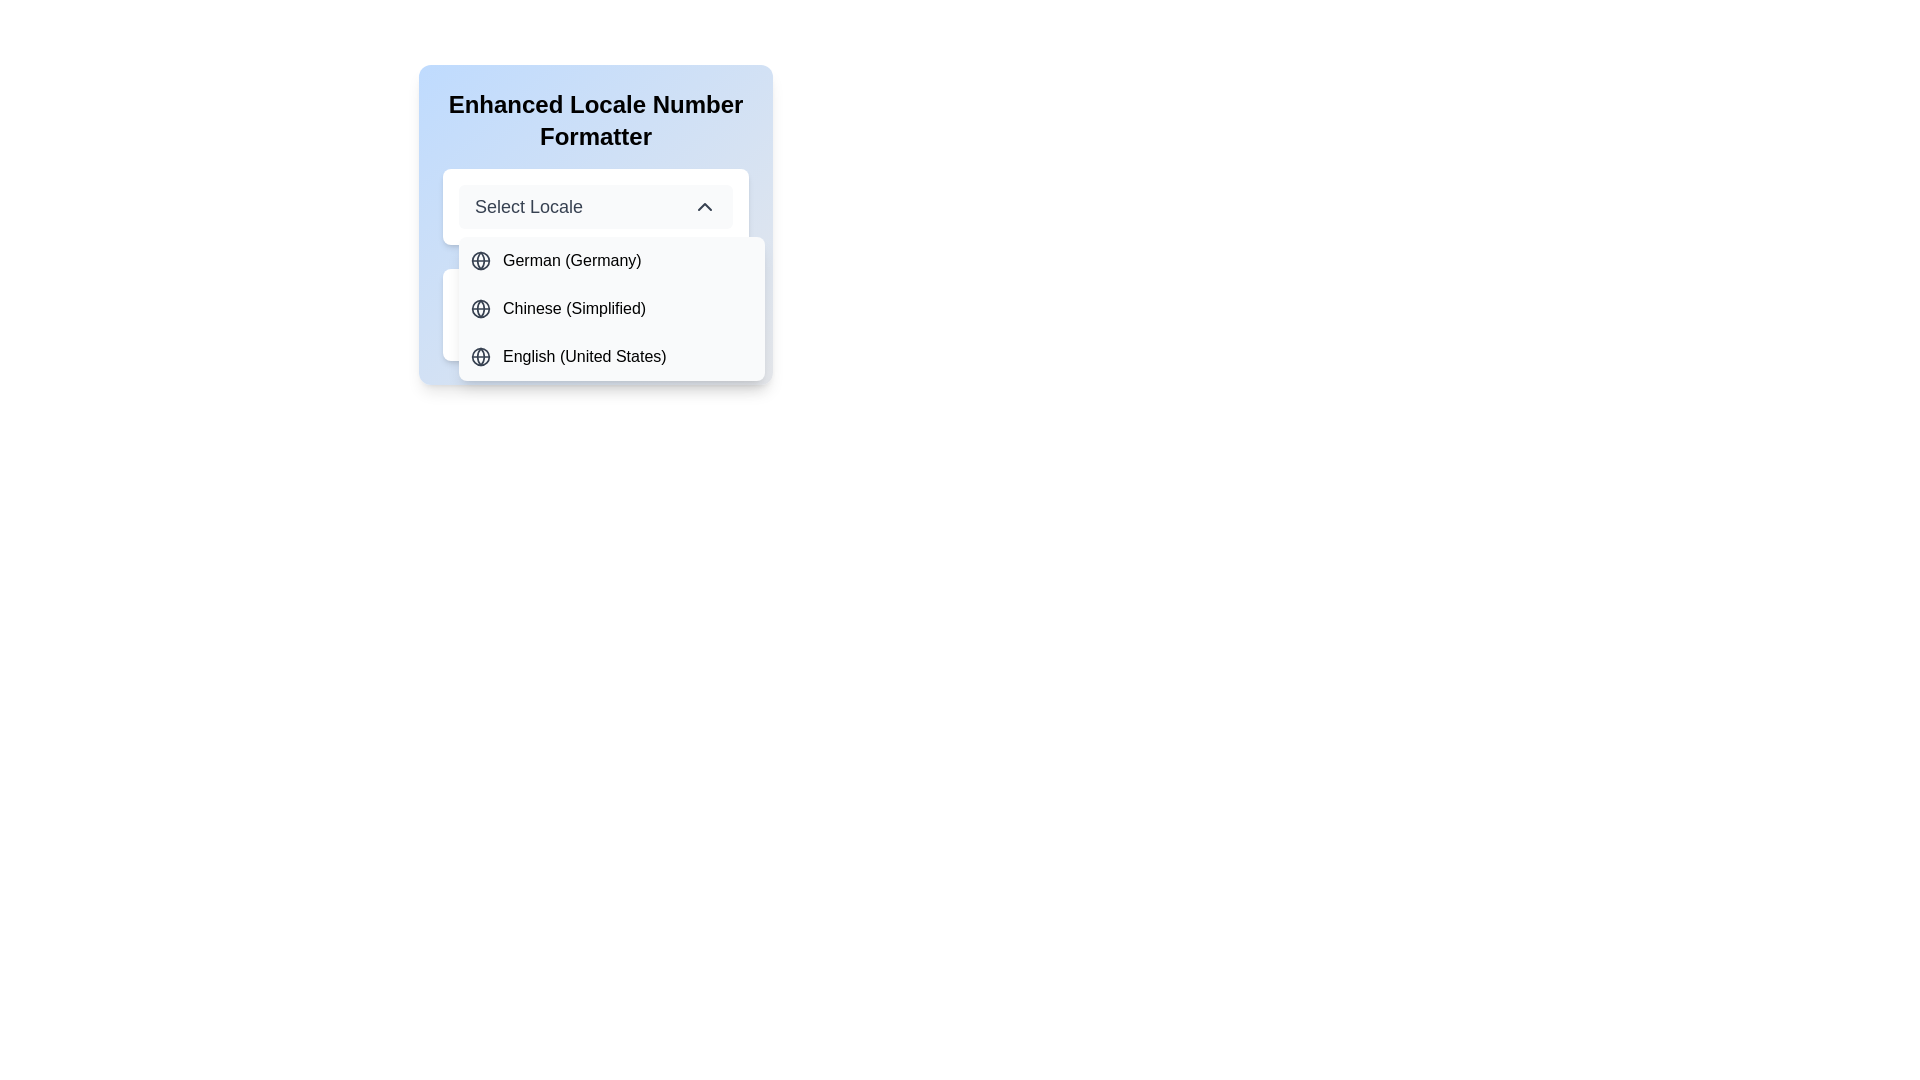 This screenshot has width=1920, height=1080. What do you see at coordinates (594, 315) in the screenshot?
I see `the Text display box that shows 'Value in the Selected Locale:' and the numerical value '1,450.45'` at bounding box center [594, 315].